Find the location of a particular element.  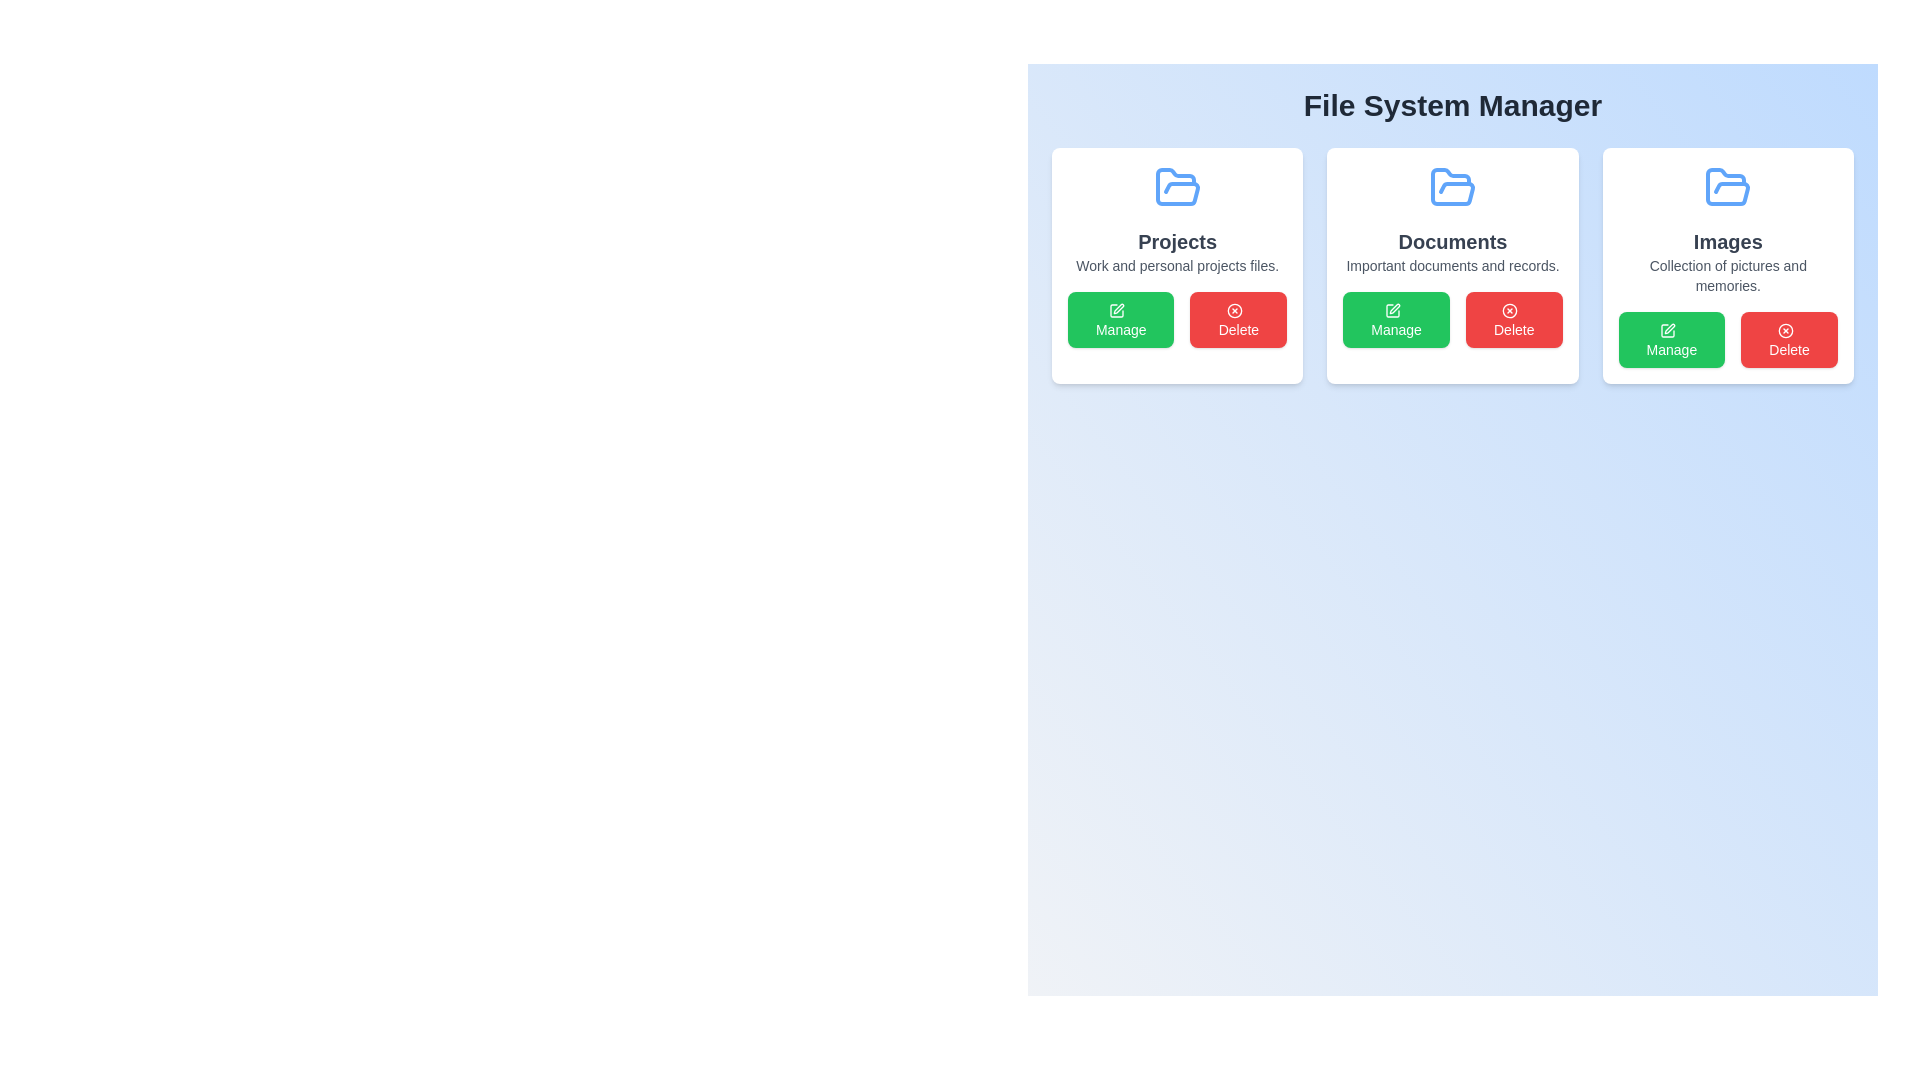

the static text label displaying 'Documents' in bold, located beneath the folder icon in the central card of the layout is located at coordinates (1453, 241).